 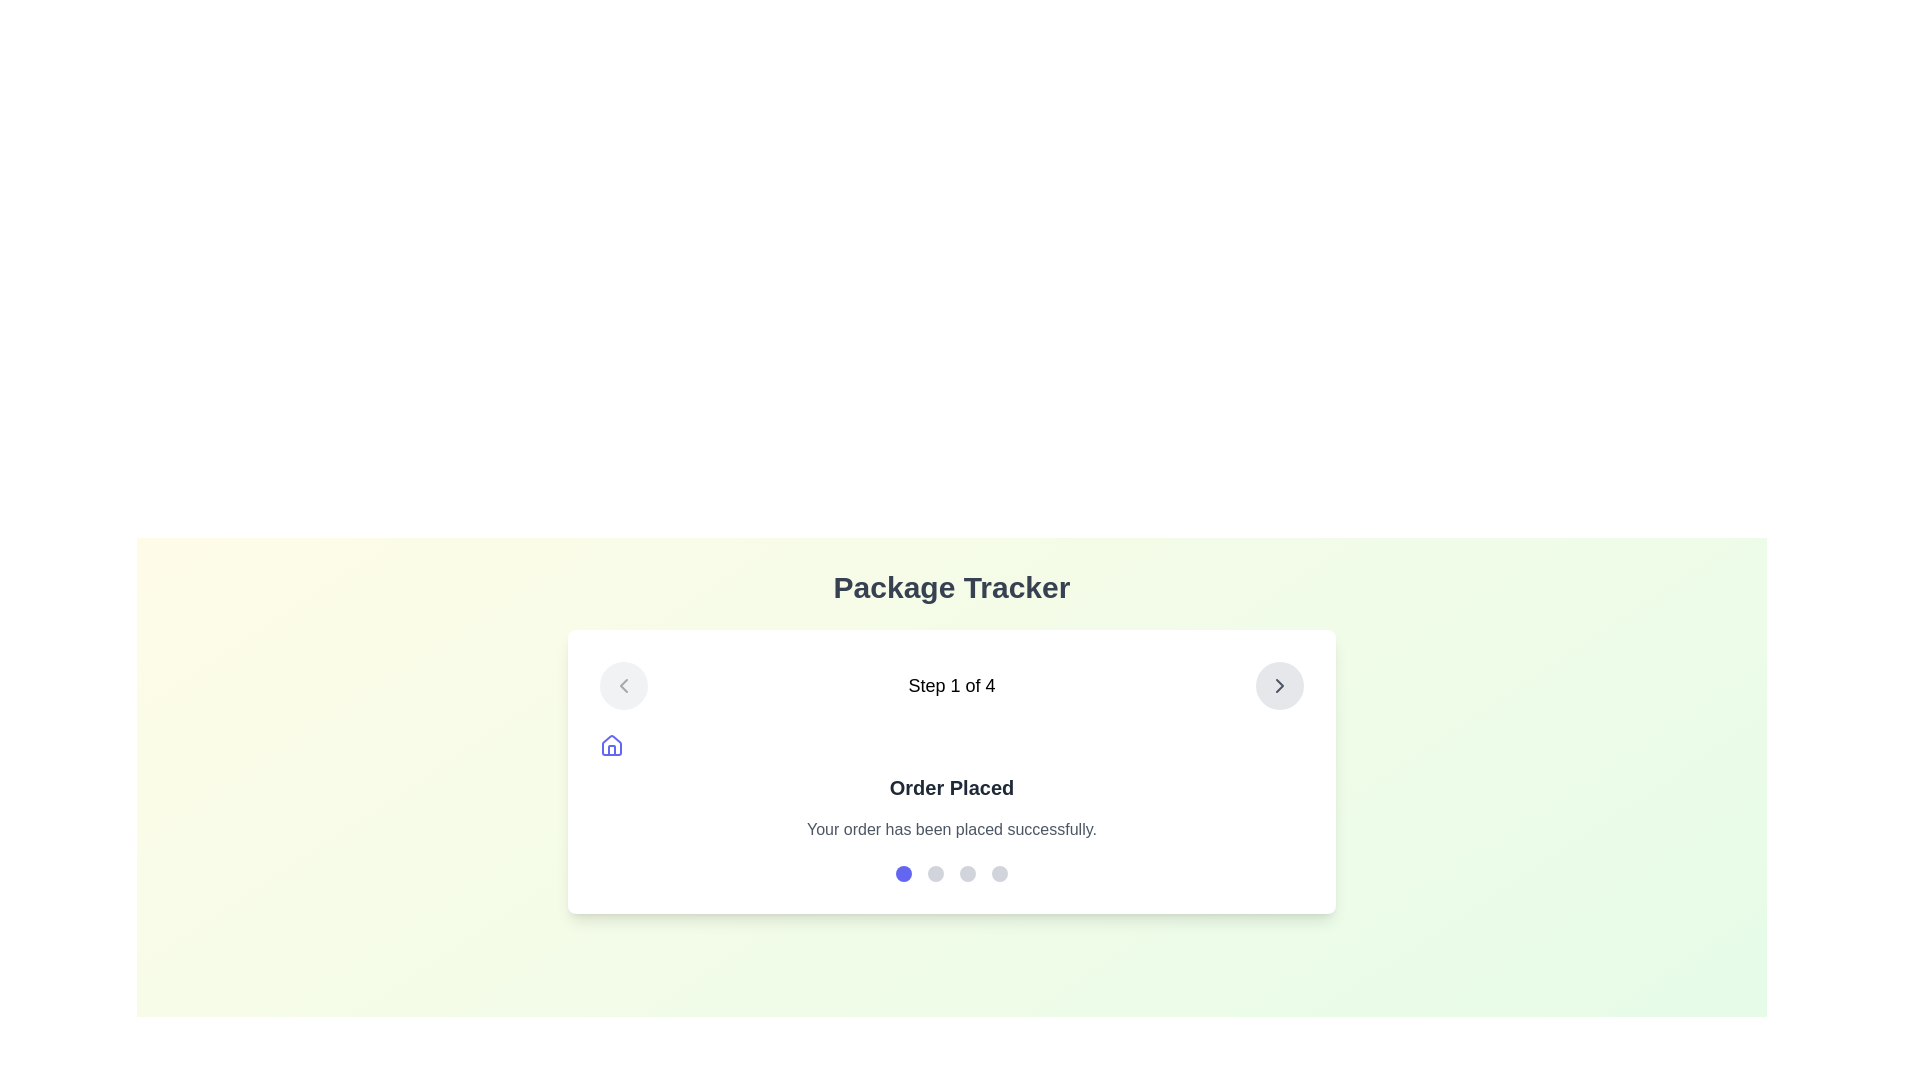 What do you see at coordinates (950, 685) in the screenshot?
I see `the 'Step 1 of 4' text label, which indicates the user's progress in a multi-step process, located centrally within the dialog box` at bounding box center [950, 685].